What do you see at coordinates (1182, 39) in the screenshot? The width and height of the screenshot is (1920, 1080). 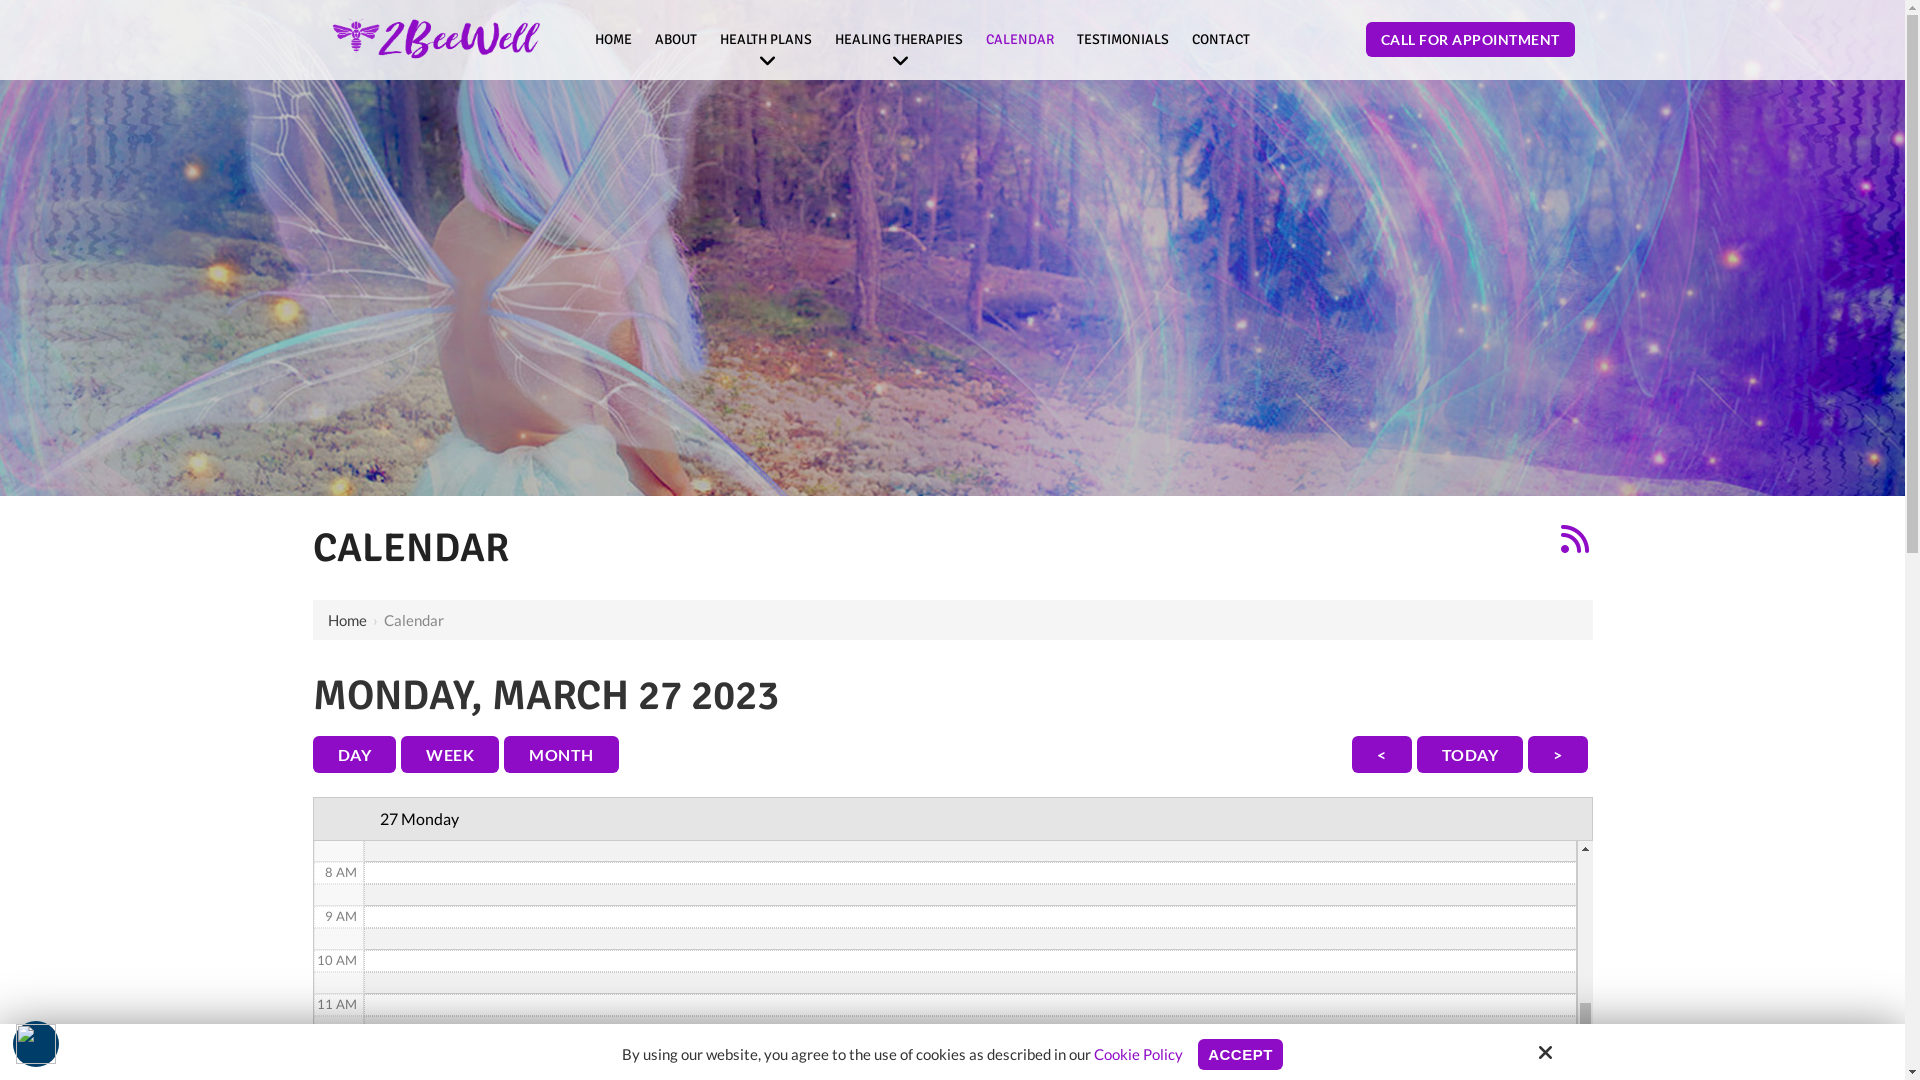 I see `'CONTACT'` at bounding box center [1182, 39].